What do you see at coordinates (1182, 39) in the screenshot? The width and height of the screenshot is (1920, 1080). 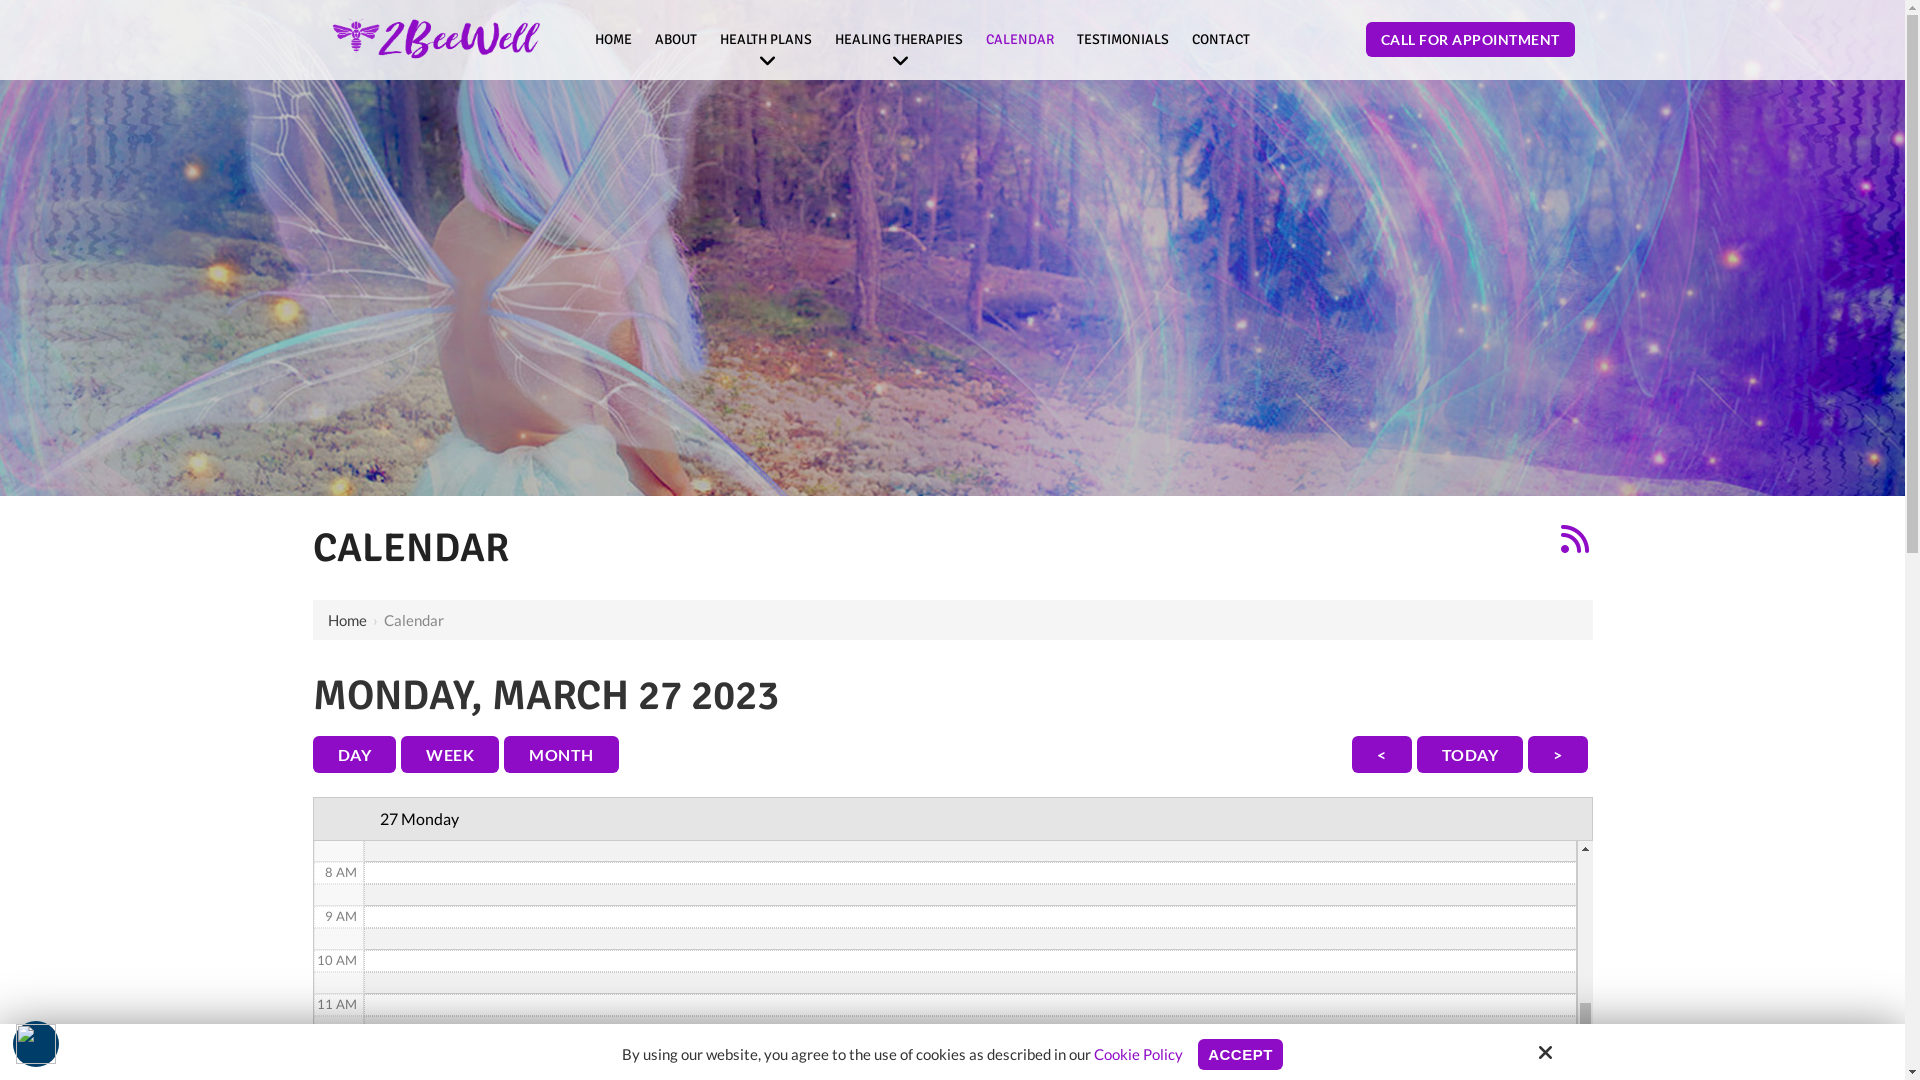 I see `'CONTACT'` at bounding box center [1182, 39].